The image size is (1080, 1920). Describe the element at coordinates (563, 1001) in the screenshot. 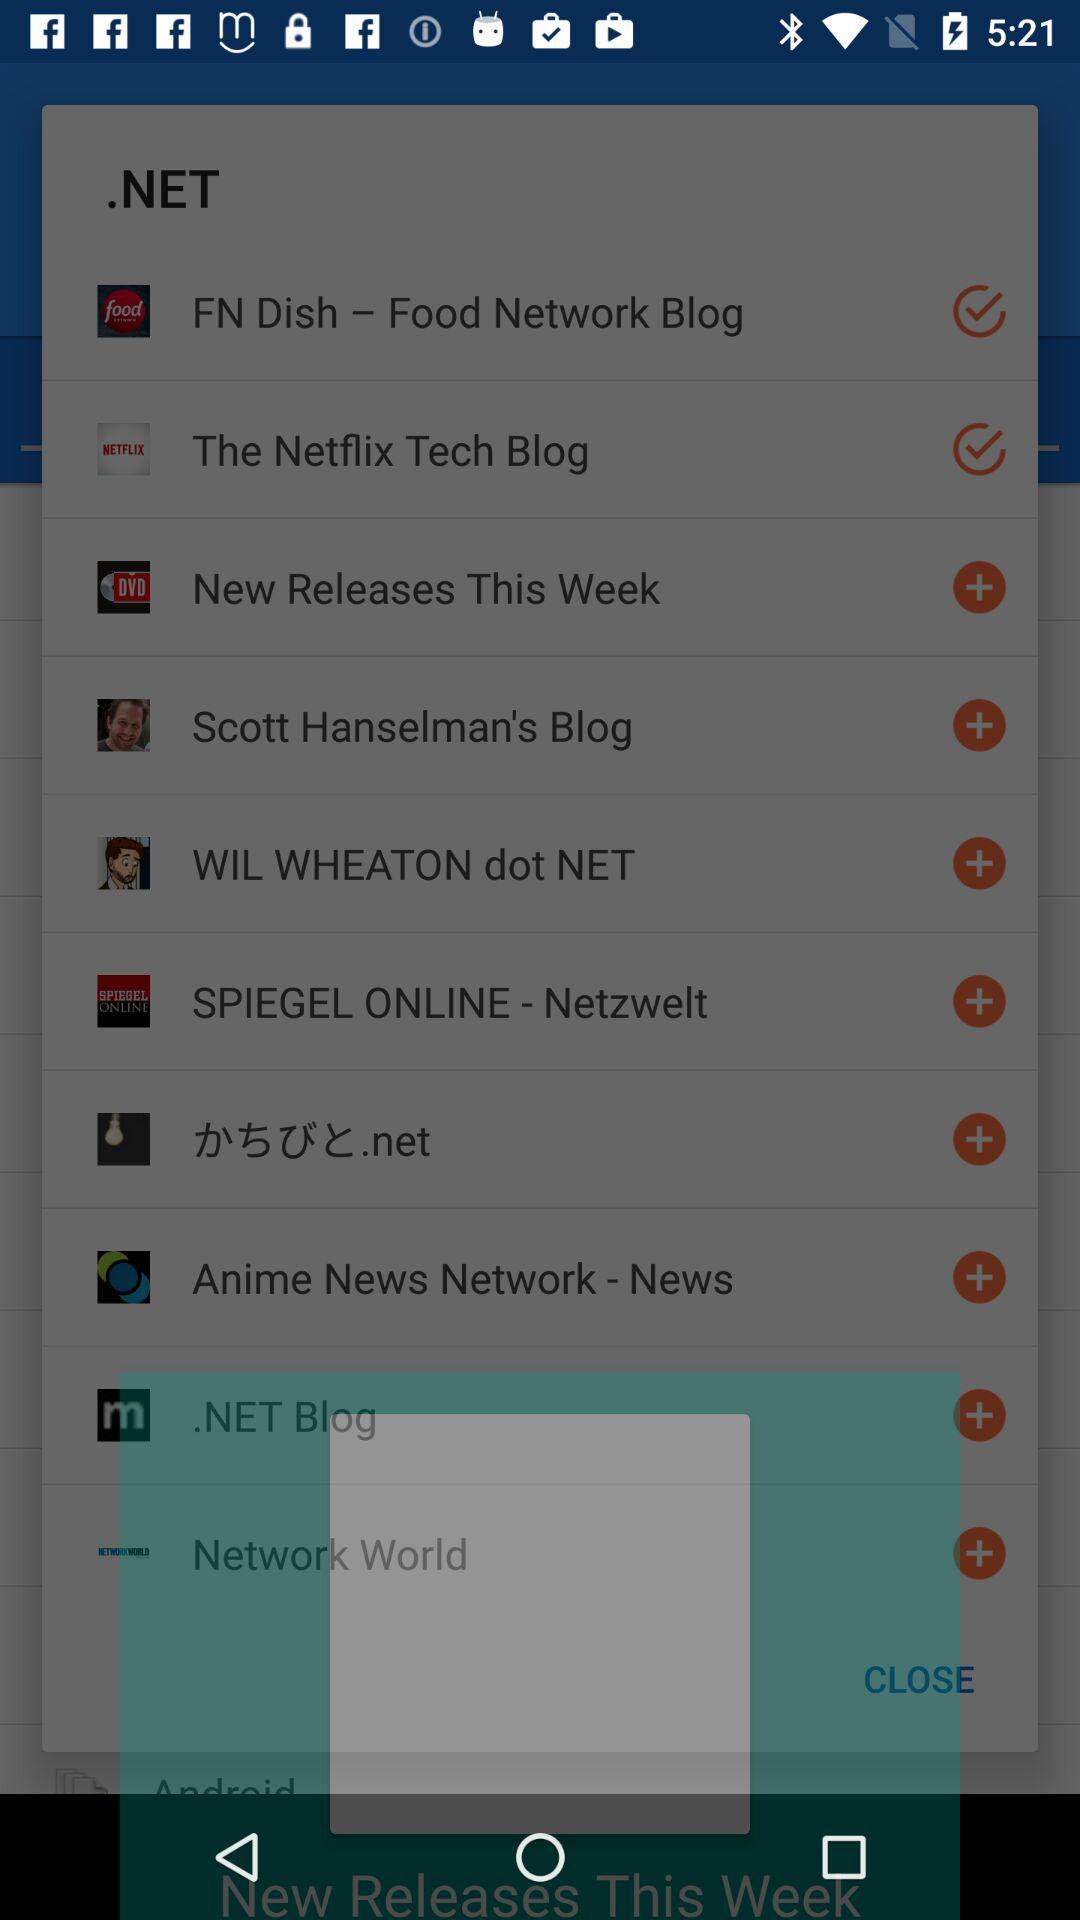

I see `item below the wil wheaton dot icon` at that location.